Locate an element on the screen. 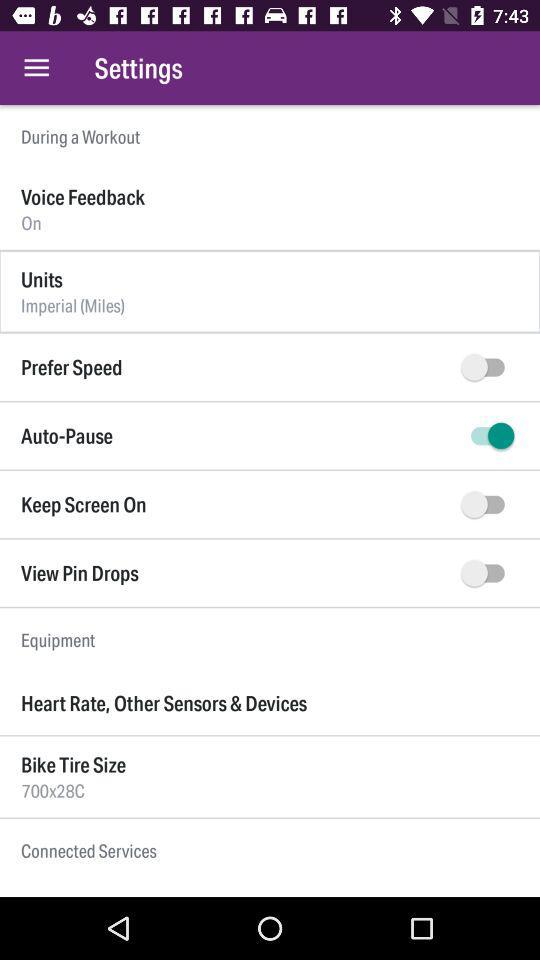 Image resolution: width=540 pixels, height=960 pixels. keep screen on option is located at coordinates (486, 503).